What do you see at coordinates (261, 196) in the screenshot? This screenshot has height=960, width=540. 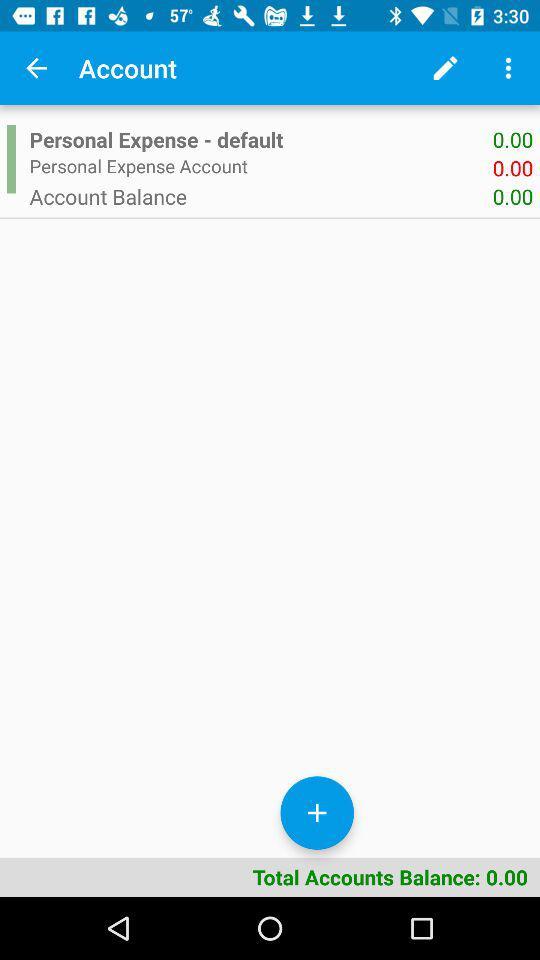 I see `the icon to the left of 0.00 item` at bounding box center [261, 196].